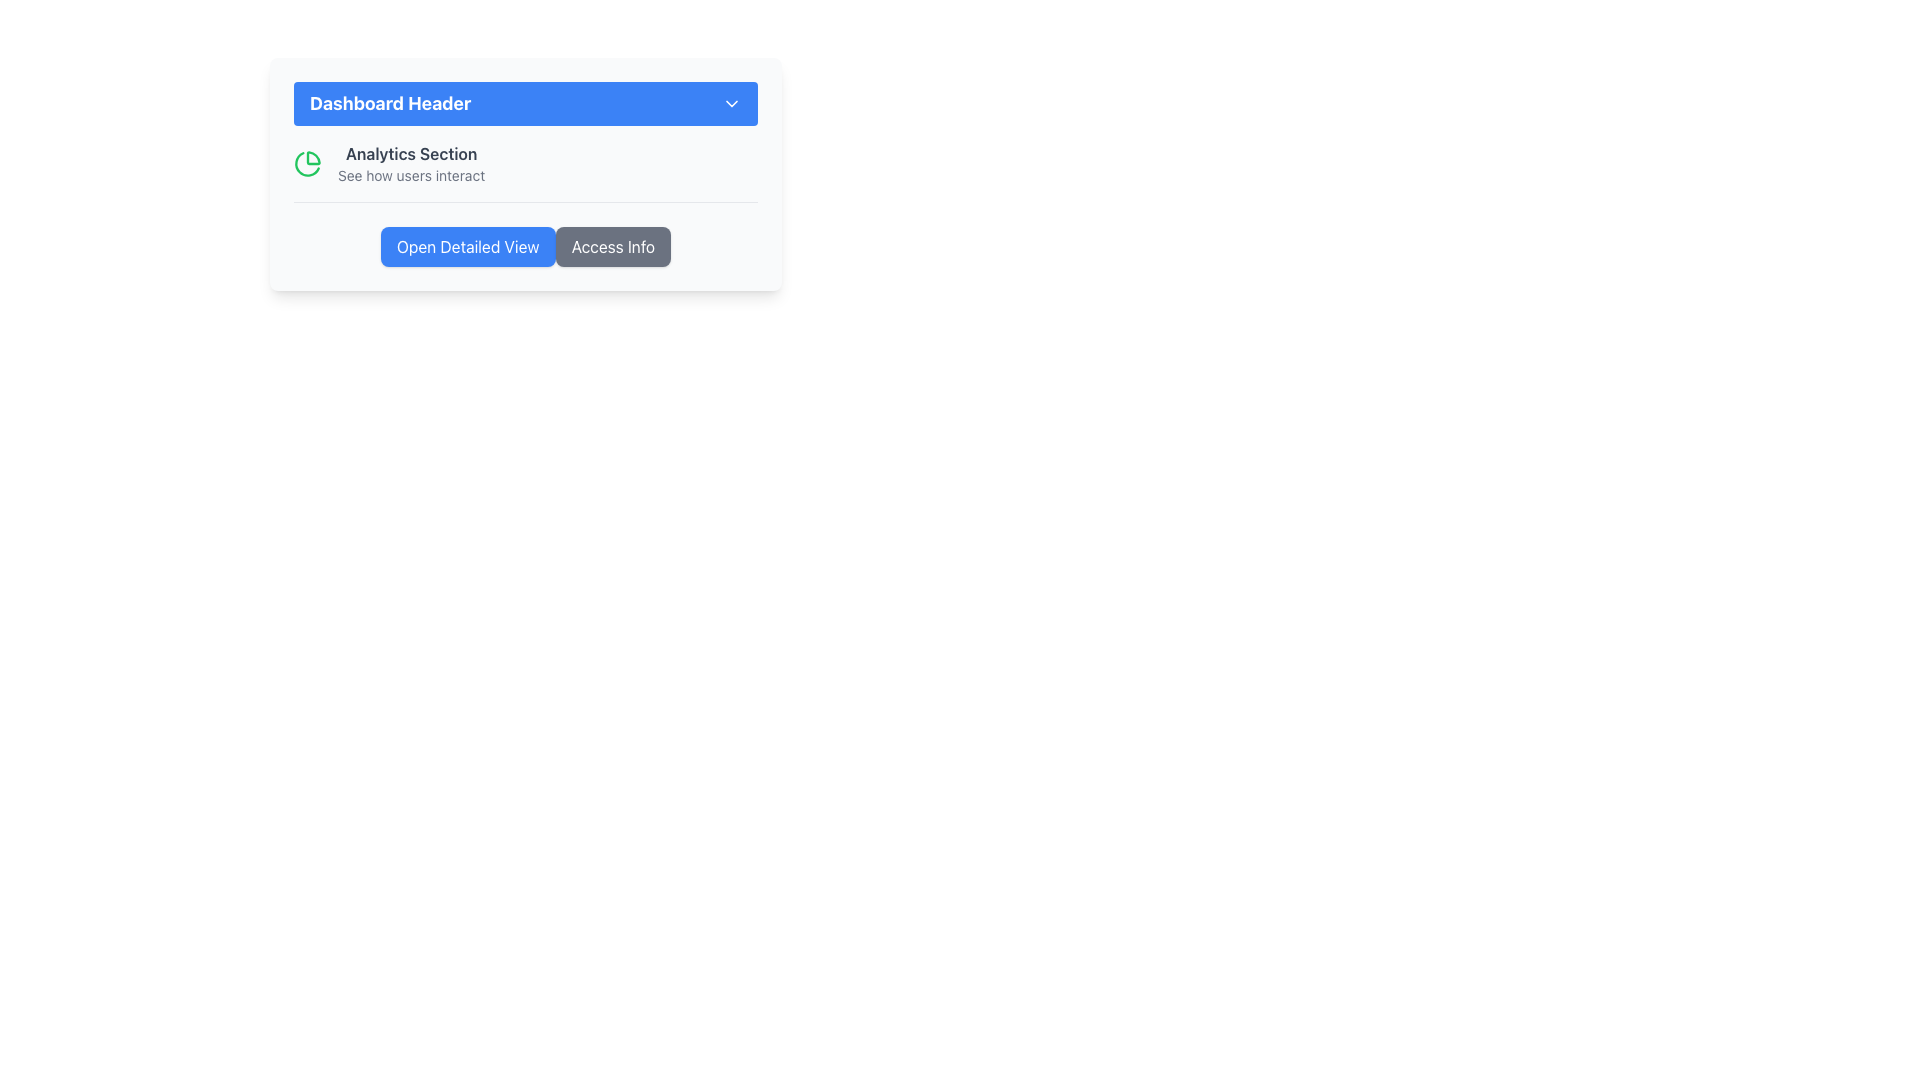  What do you see at coordinates (612, 245) in the screenshot?
I see `the 'Access Info' button, which is a gray button with rounded corners and white text, positioned to the right of the 'Open Detailed View' button` at bounding box center [612, 245].